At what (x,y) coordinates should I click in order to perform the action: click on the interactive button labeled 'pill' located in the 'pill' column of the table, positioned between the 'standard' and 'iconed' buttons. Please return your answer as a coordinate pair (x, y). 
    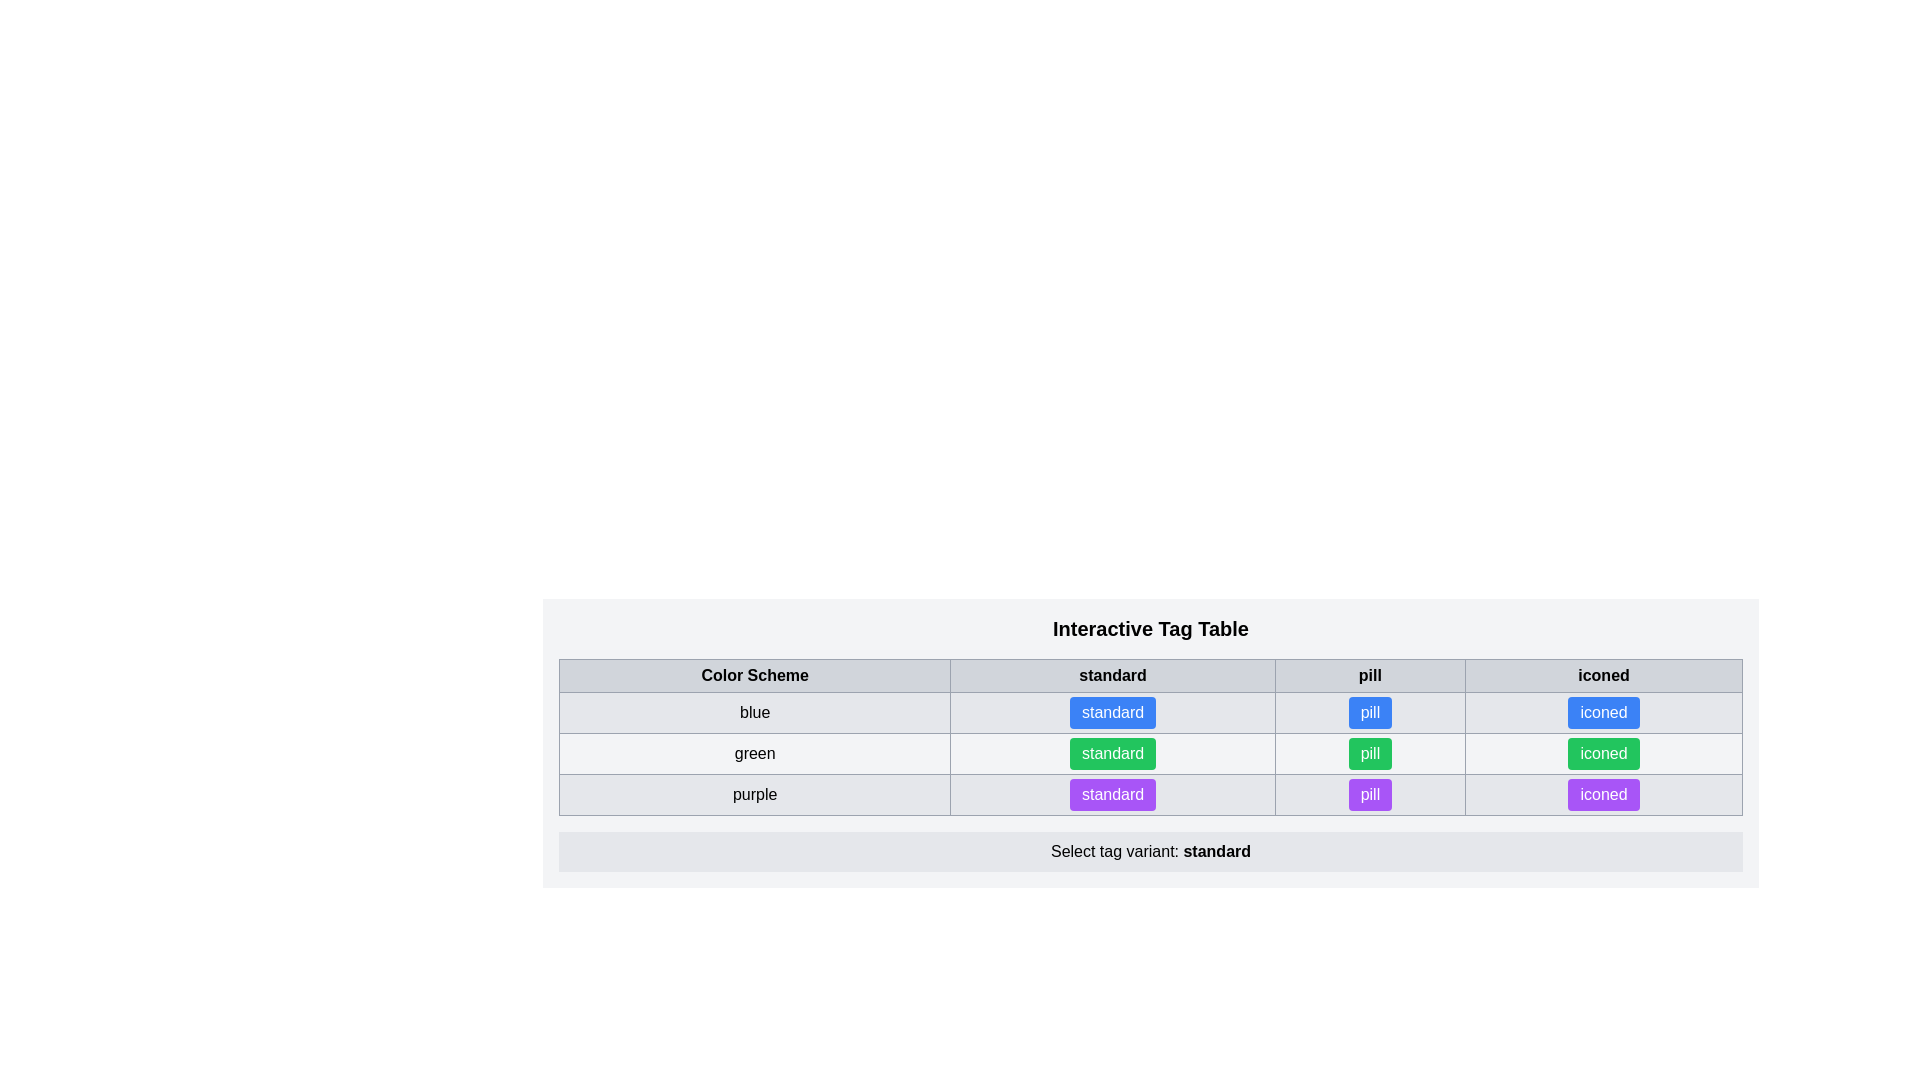
    Looking at the image, I should click on (1369, 712).